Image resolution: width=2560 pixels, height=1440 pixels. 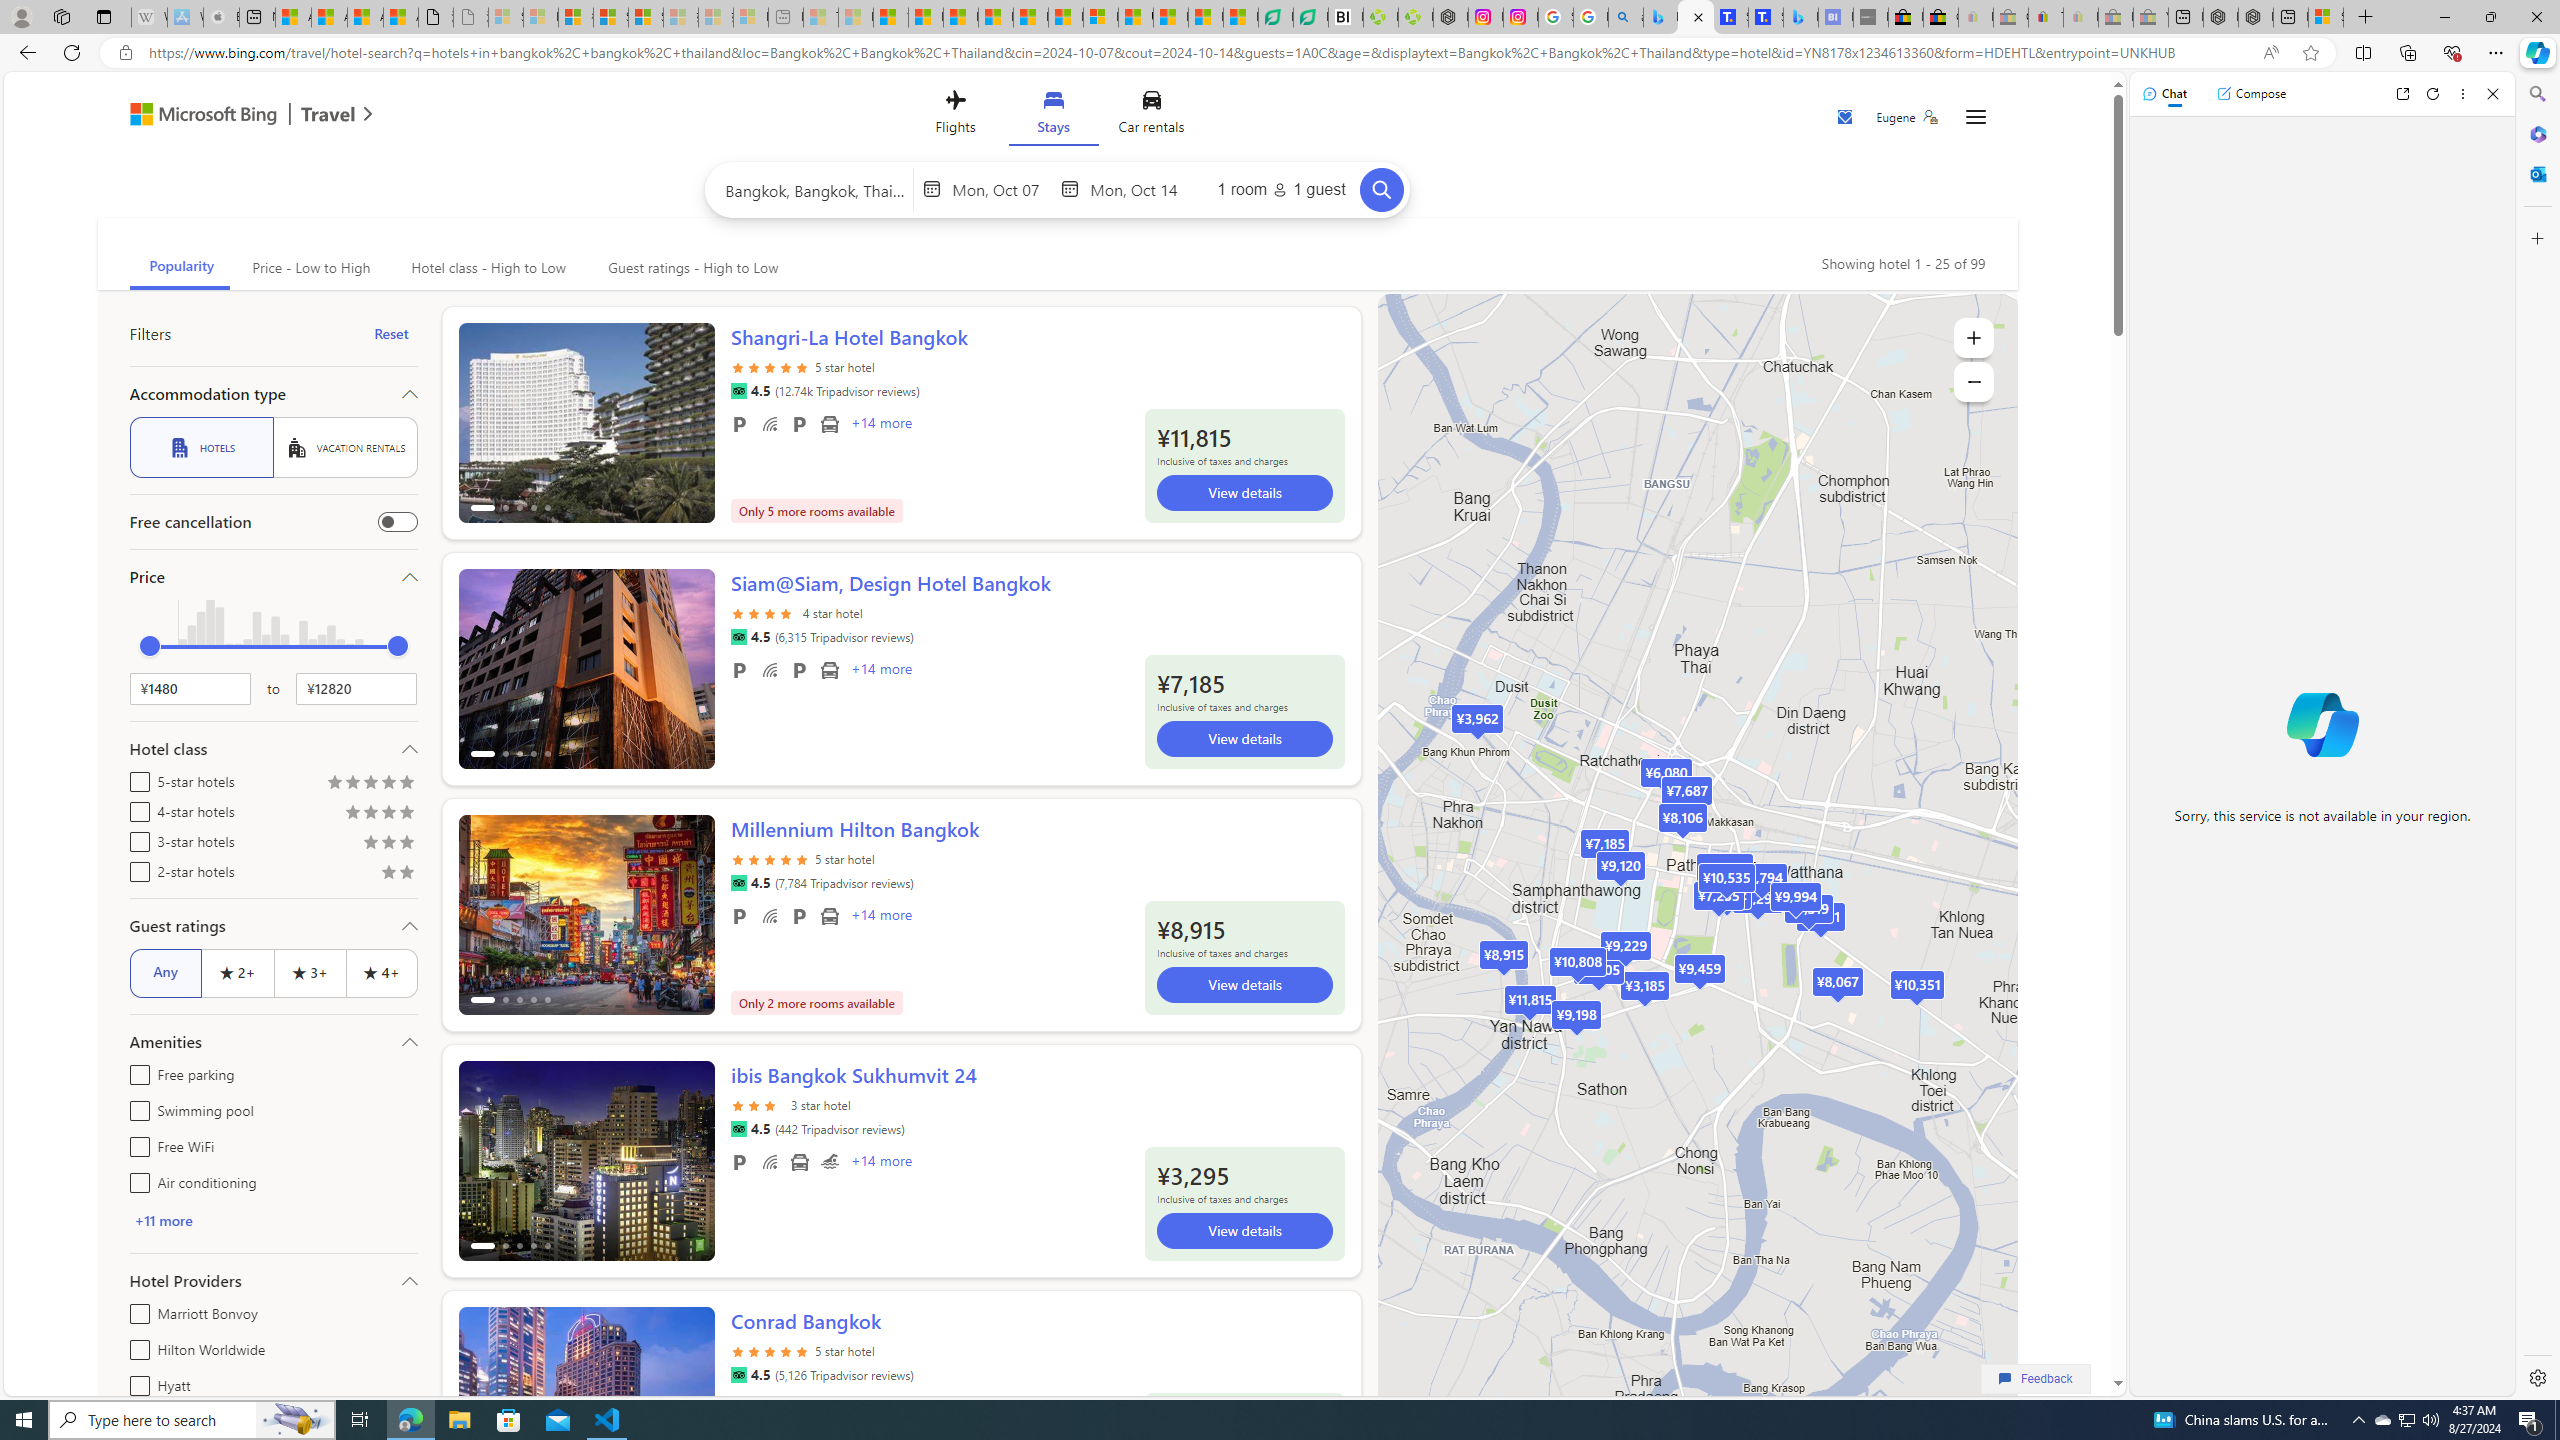 What do you see at coordinates (220, 16) in the screenshot?
I see `'Buy iPad - Apple - Sleeping'` at bounding box center [220, 16].